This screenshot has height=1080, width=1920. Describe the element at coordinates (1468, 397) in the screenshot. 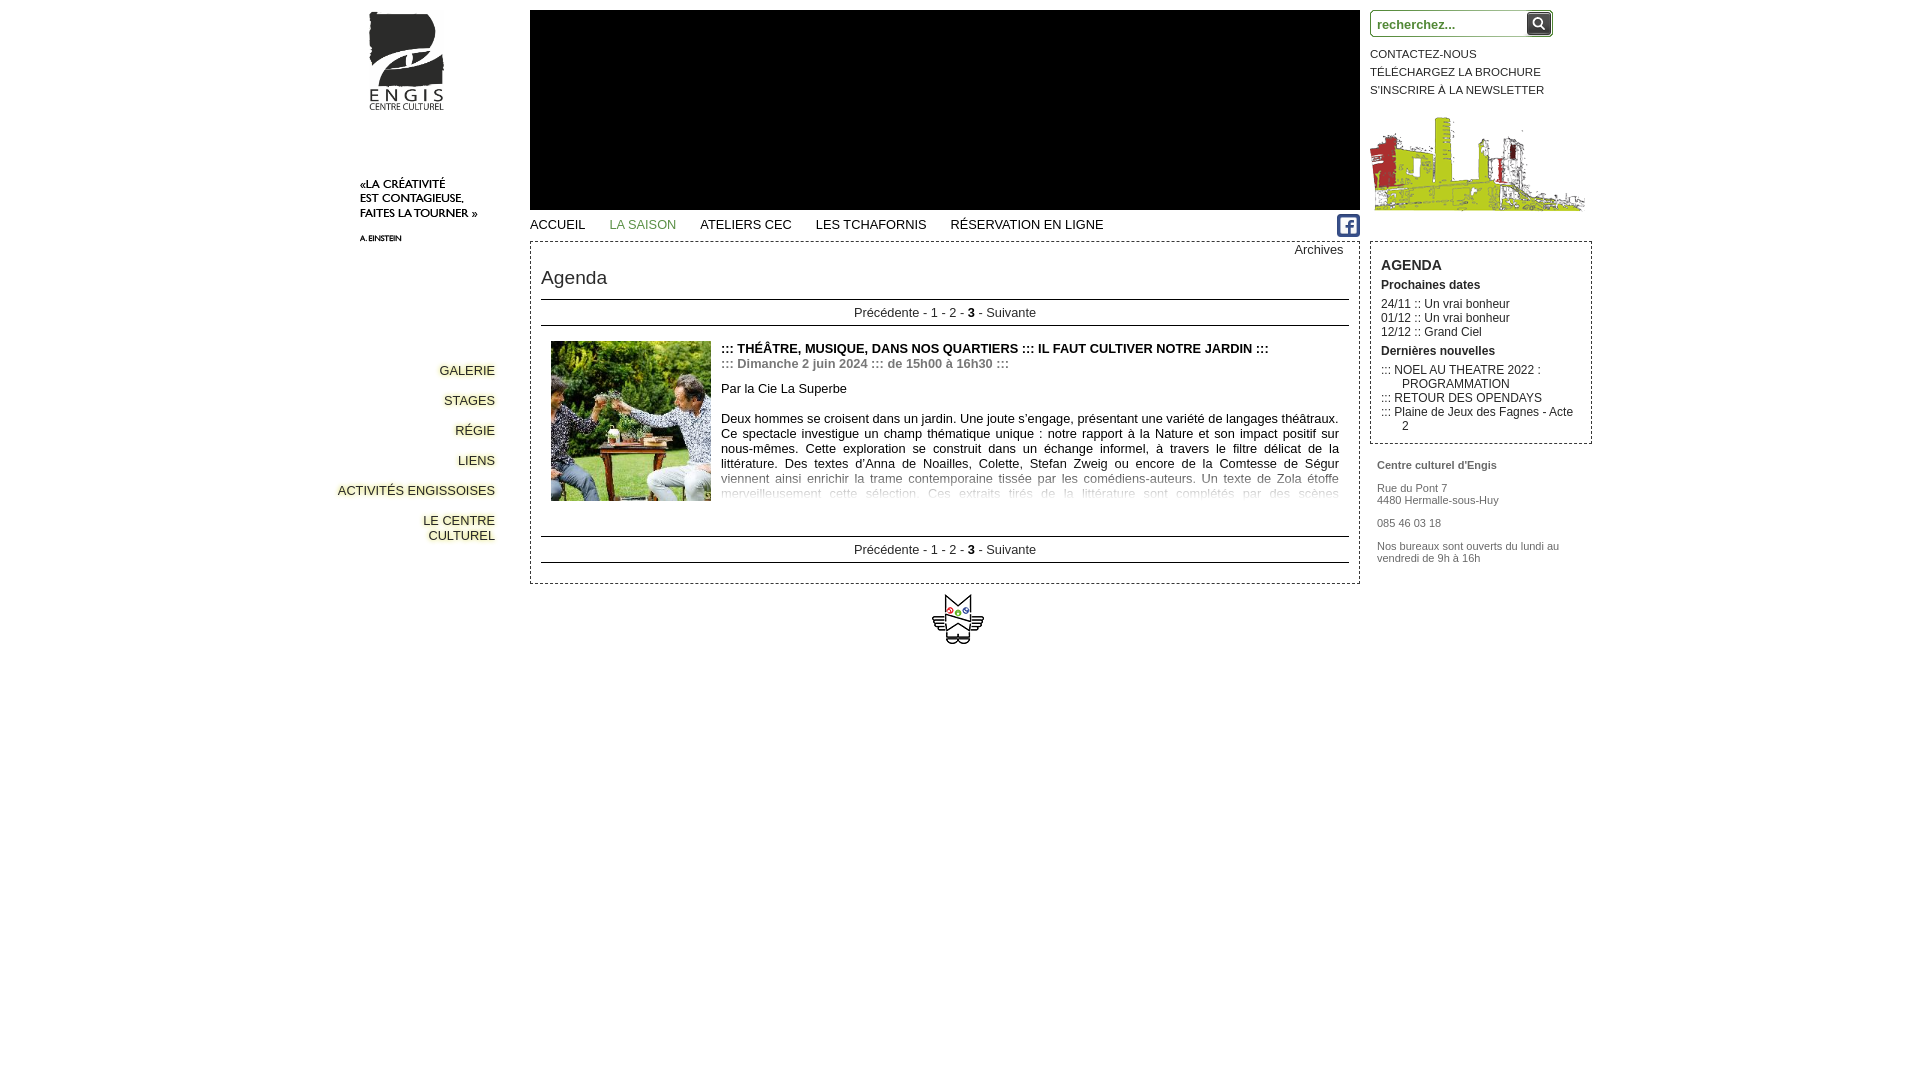

I see `'RETOUR DES OPENDAYS'` at that location.